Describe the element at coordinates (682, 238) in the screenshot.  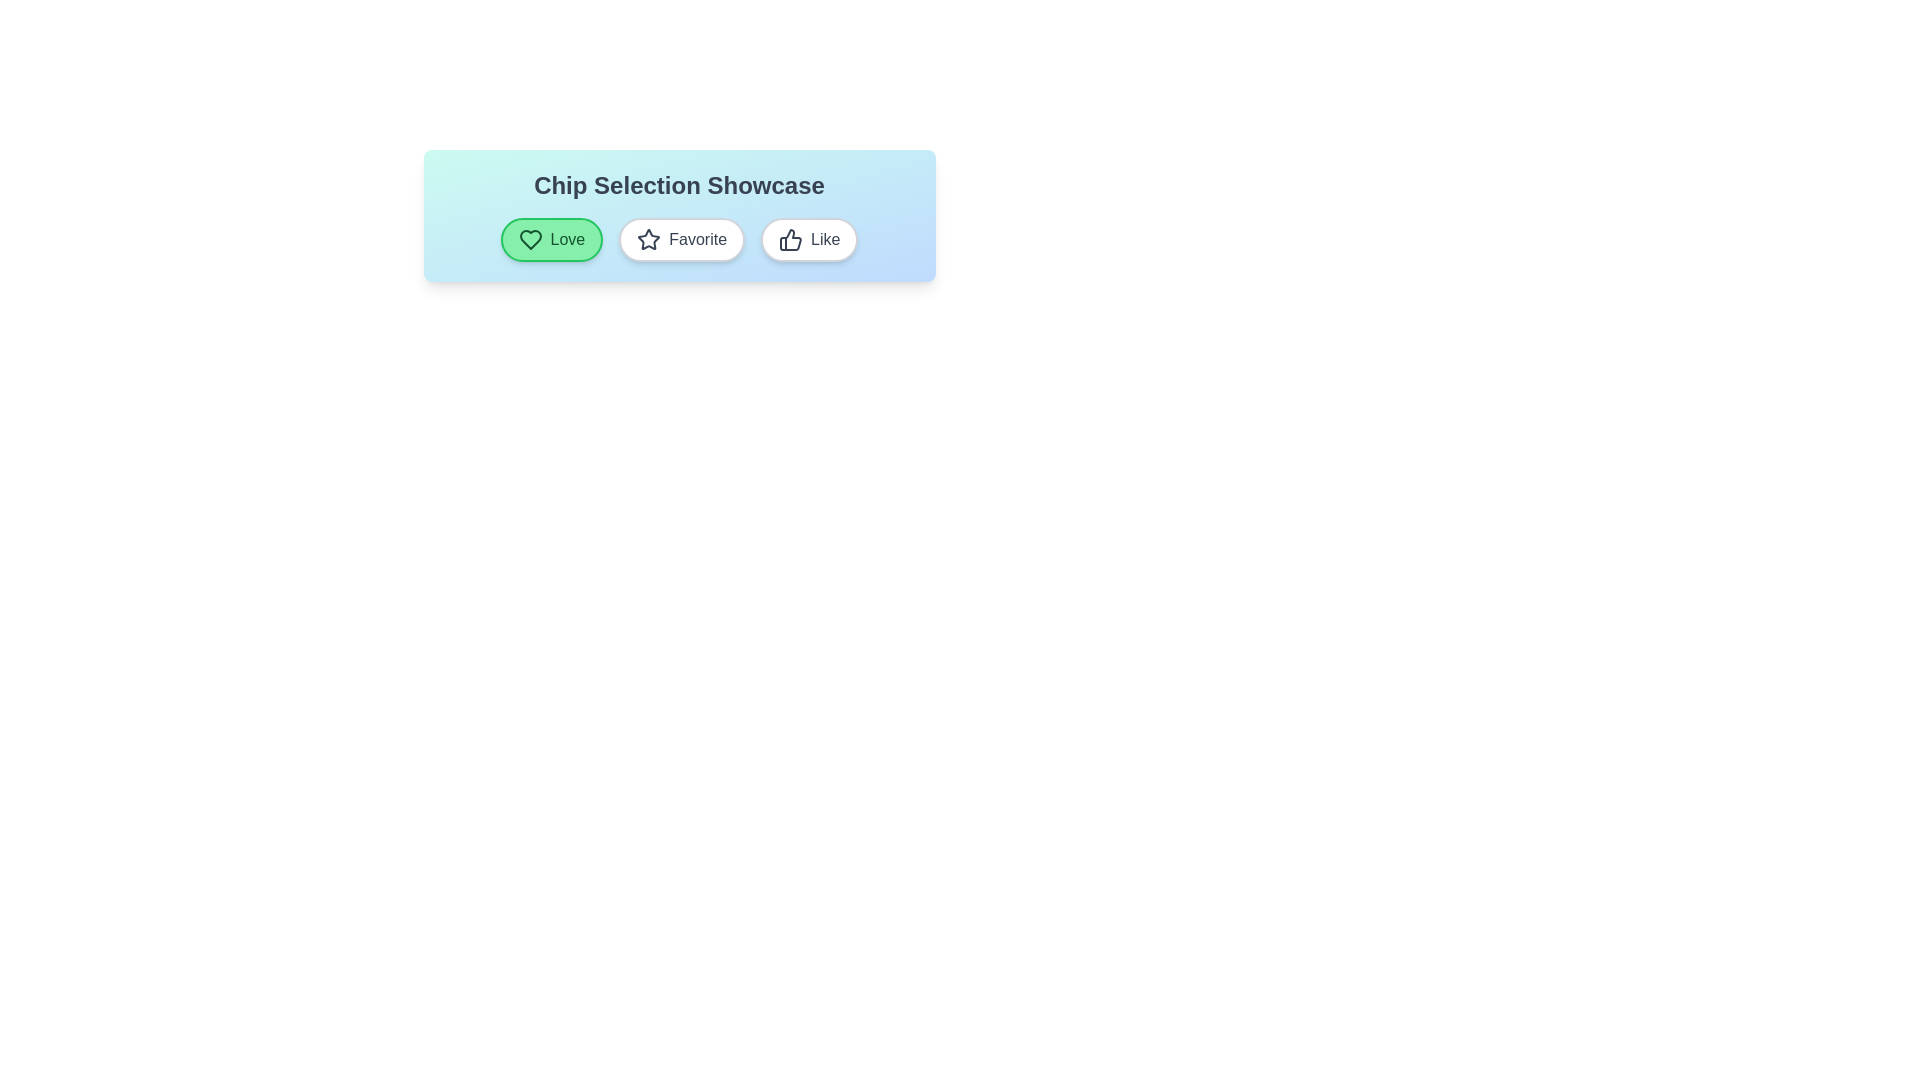
I see `the chip labeled Favorite to observe its visual feedback` at that location.